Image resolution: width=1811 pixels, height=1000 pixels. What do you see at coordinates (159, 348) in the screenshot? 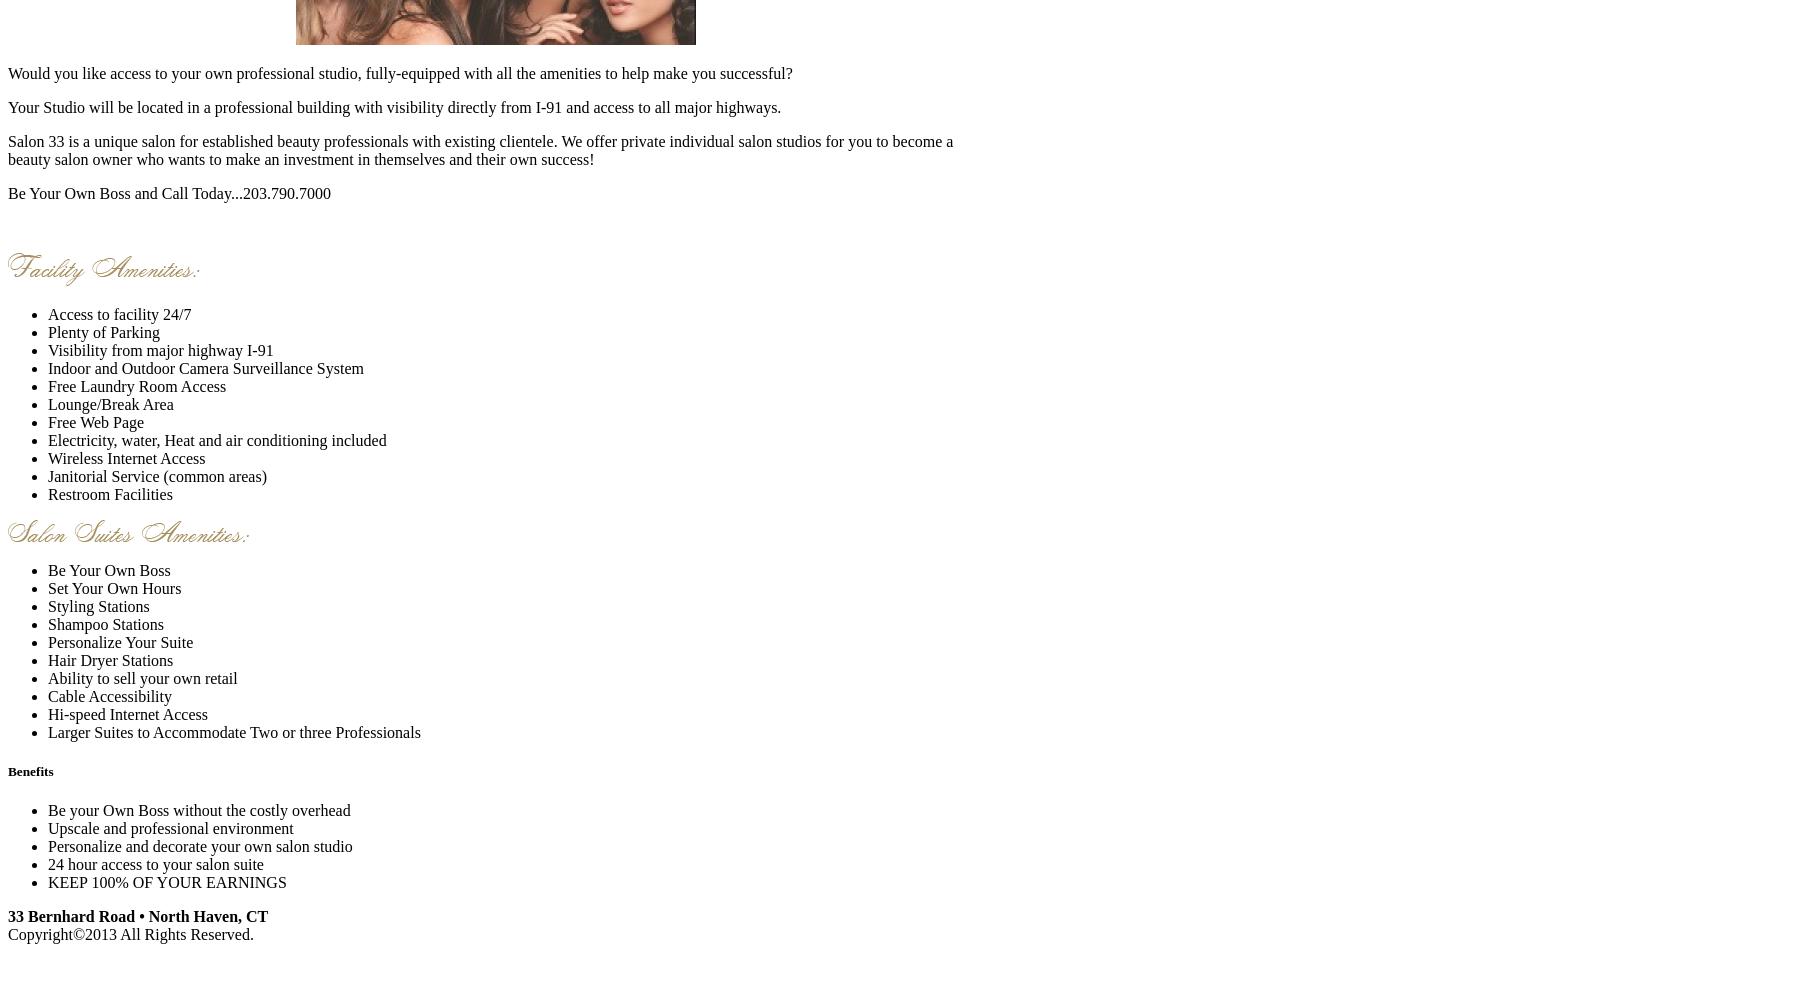
I see `'Visibility from major highway I-91'` at bounding box center [159, 348].